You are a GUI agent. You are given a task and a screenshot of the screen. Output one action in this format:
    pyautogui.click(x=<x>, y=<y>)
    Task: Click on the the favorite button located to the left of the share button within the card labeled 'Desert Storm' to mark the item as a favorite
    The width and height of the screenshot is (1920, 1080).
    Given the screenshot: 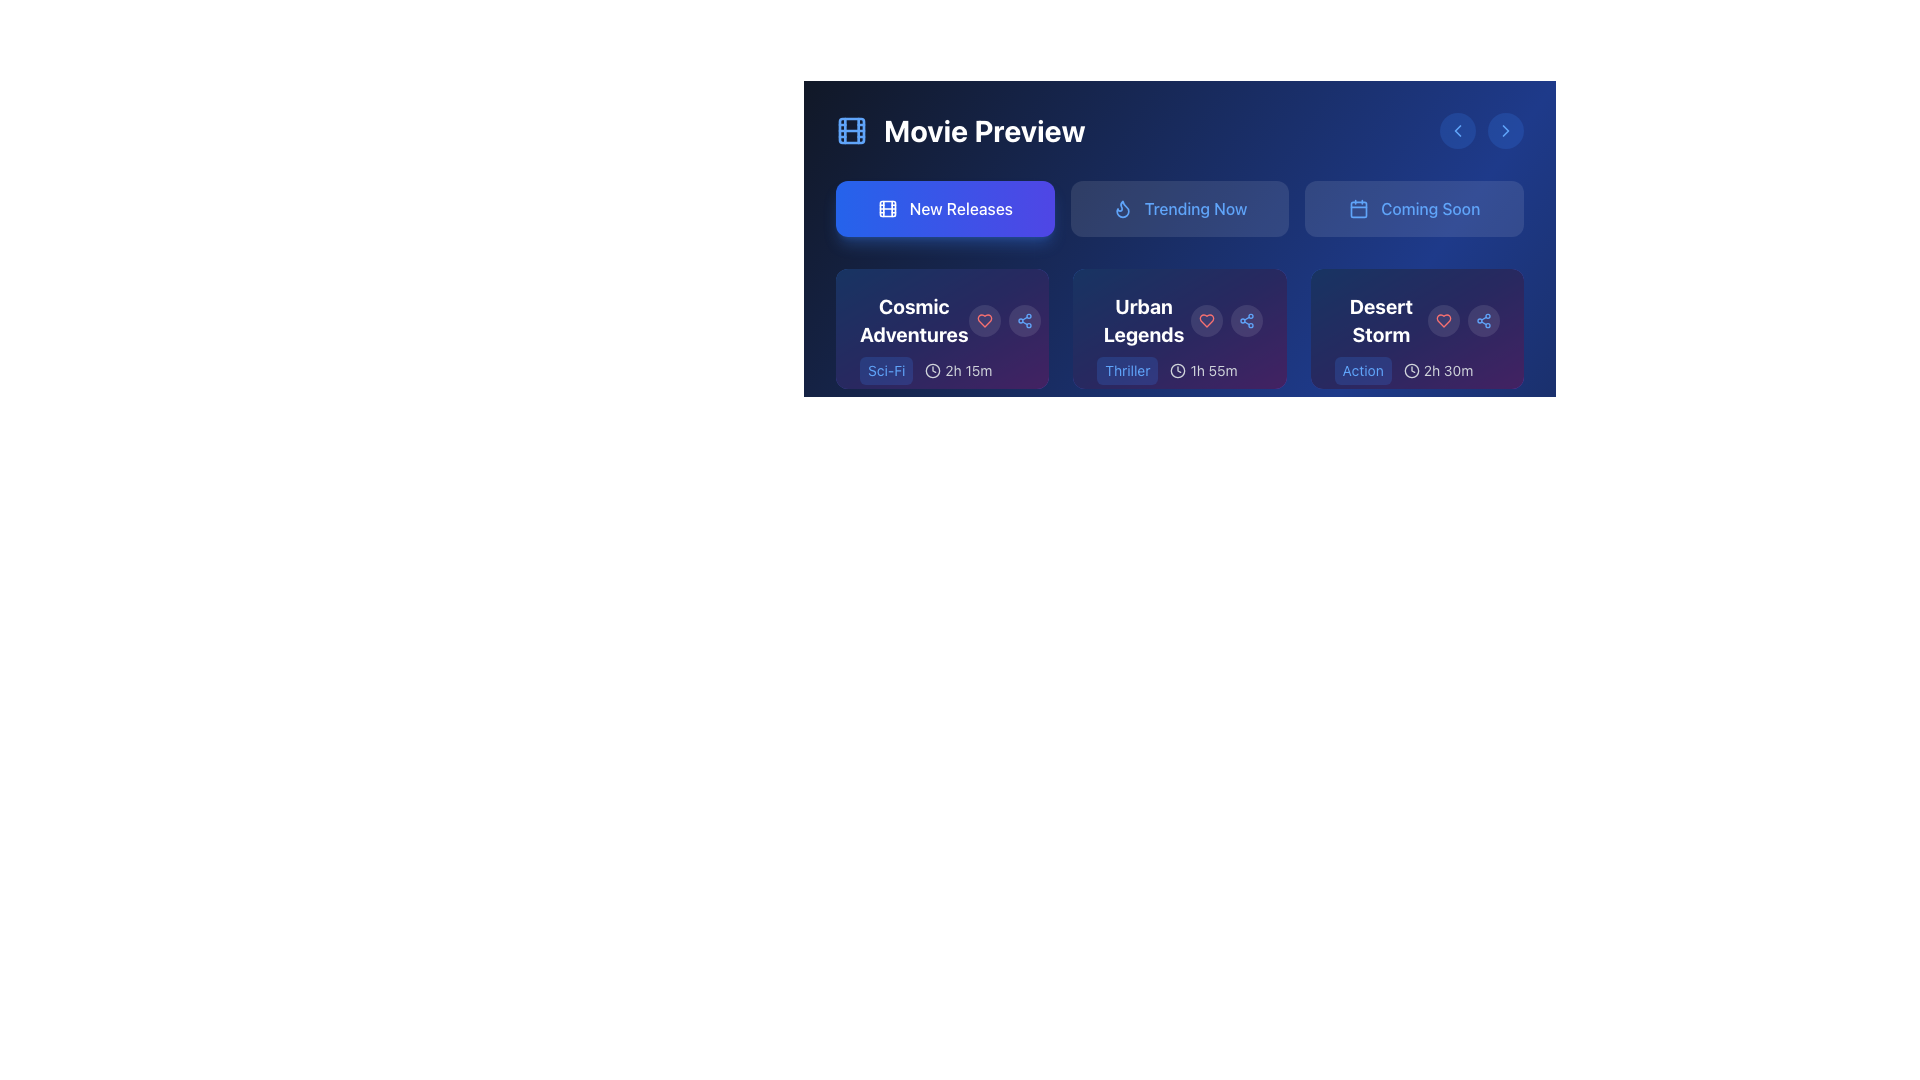 What is the action you would take?
    pyautogui.click(x=1444, y=319)
    